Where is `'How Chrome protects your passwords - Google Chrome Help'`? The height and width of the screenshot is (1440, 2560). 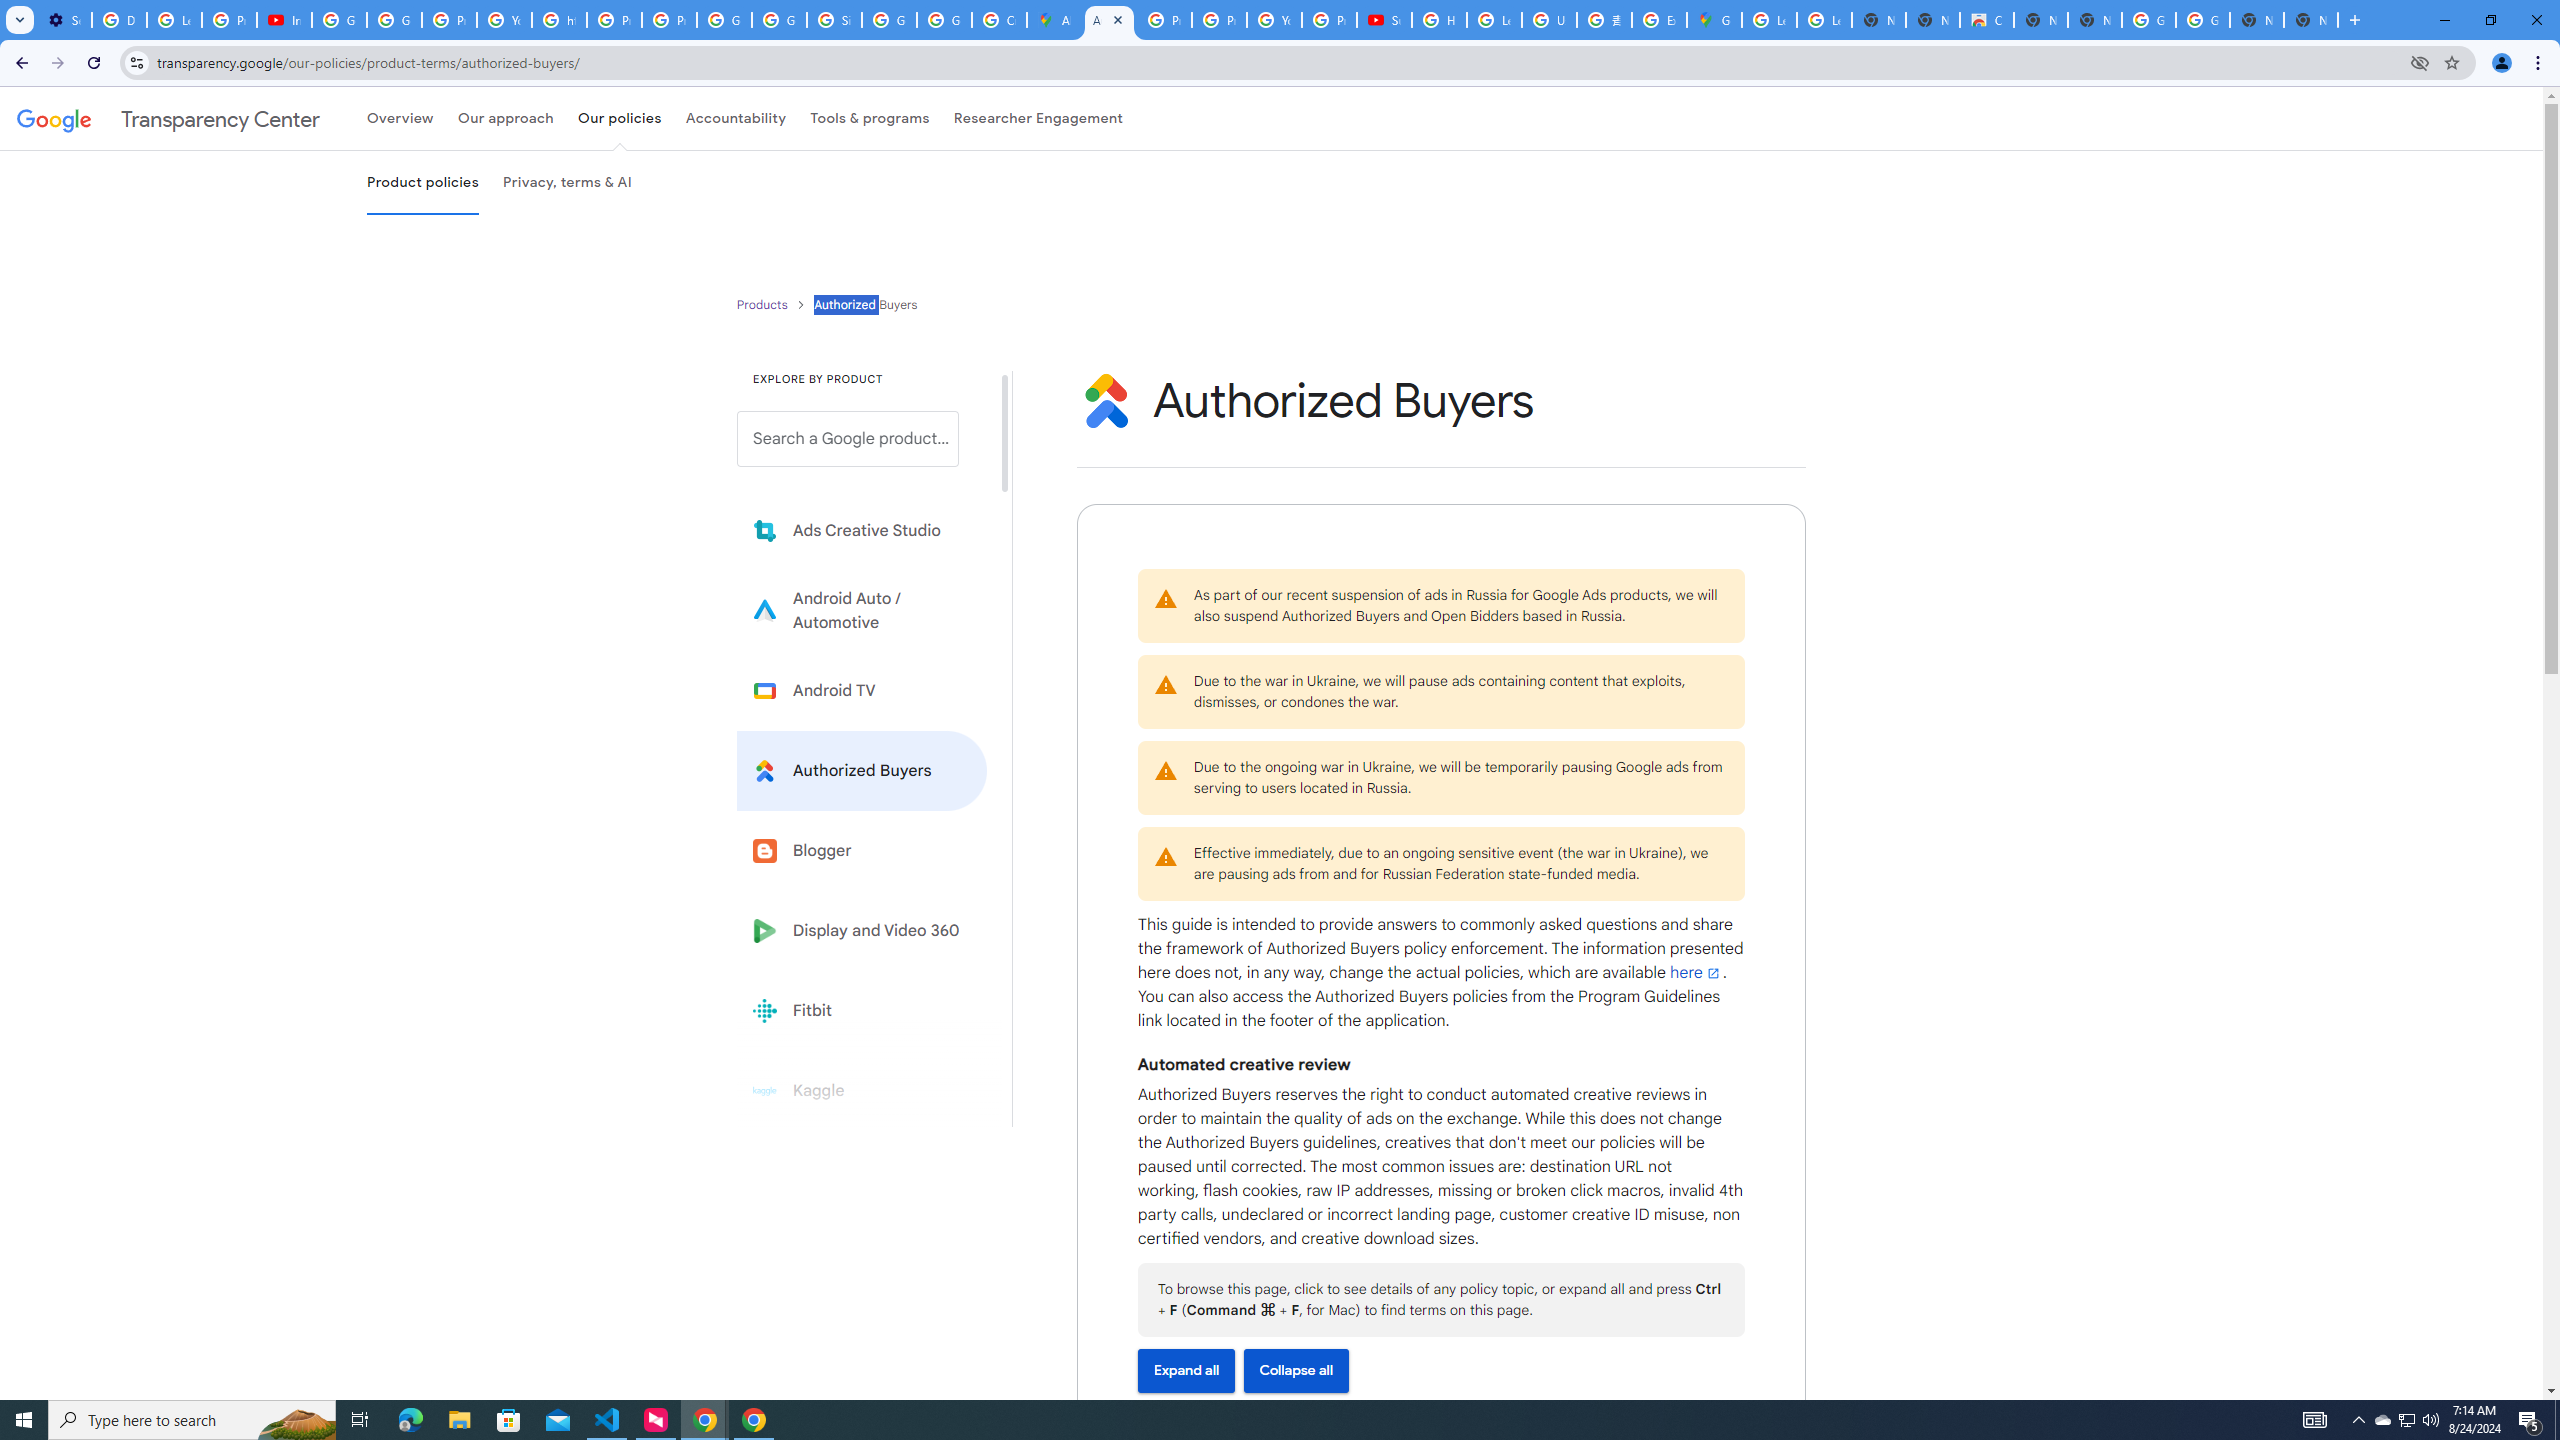 'How Chrome protects your passwords - Google Chrome Help' is located at coordinates (1439, 19).